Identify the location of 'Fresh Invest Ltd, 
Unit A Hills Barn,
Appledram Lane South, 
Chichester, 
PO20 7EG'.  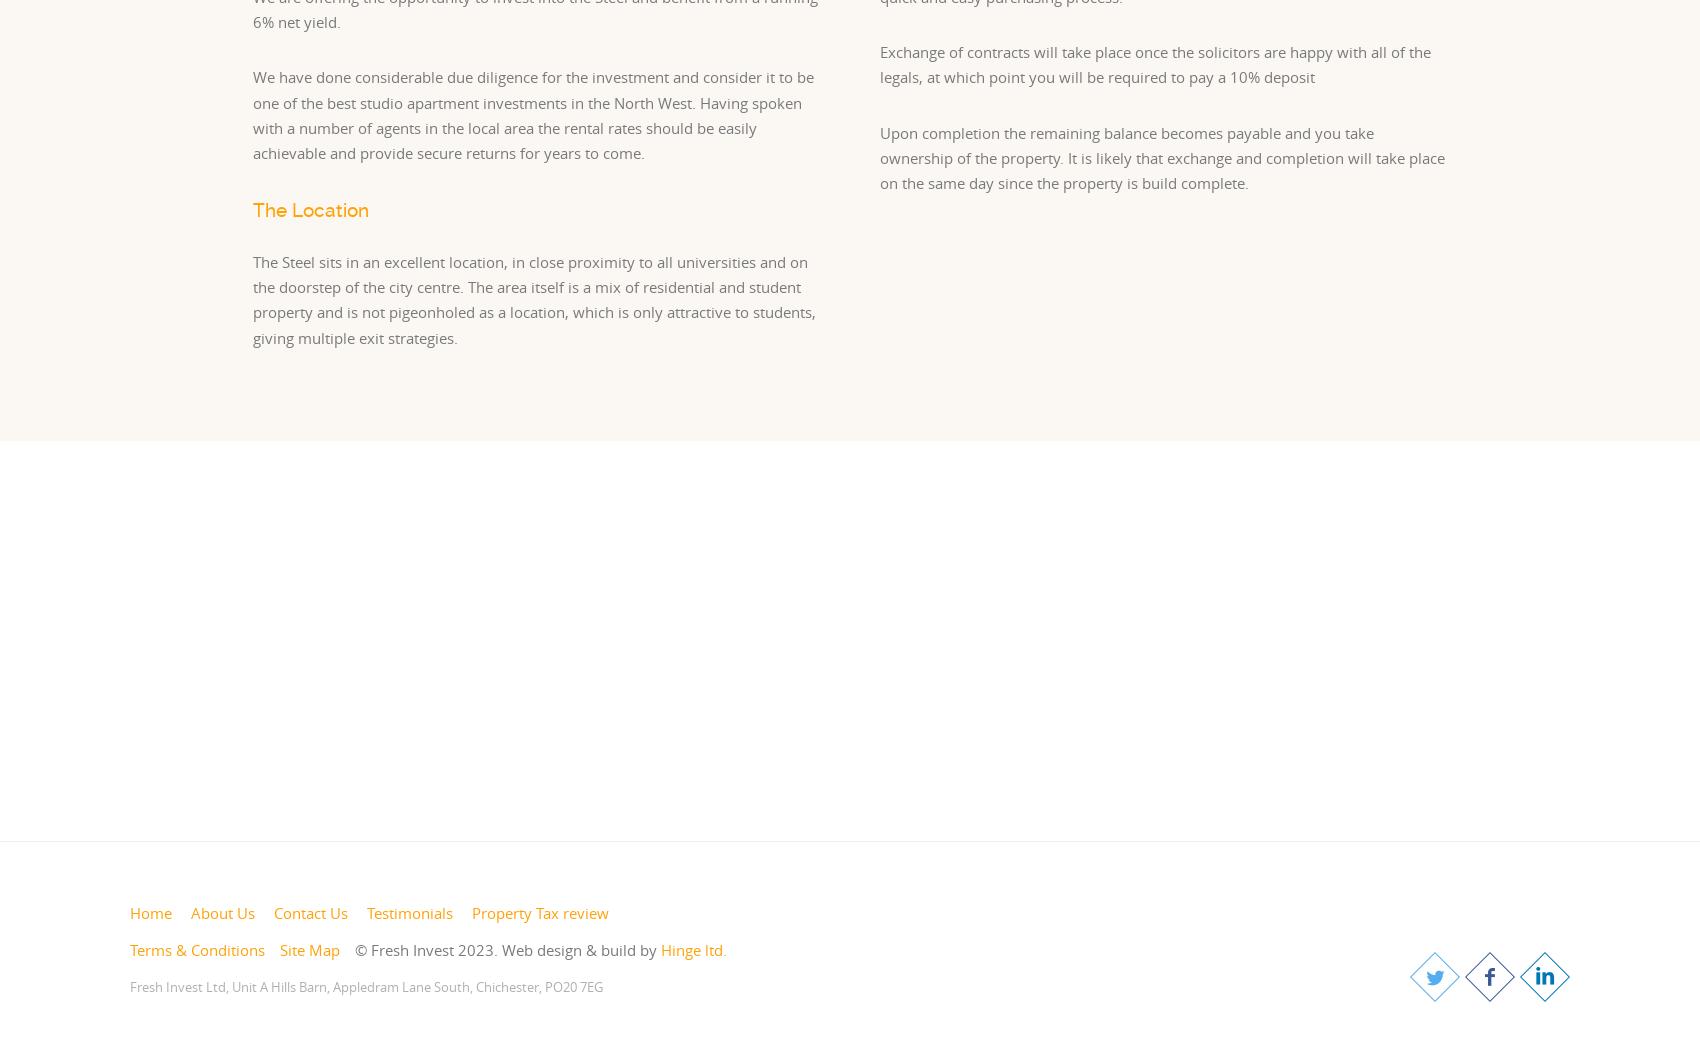
(365, 985).